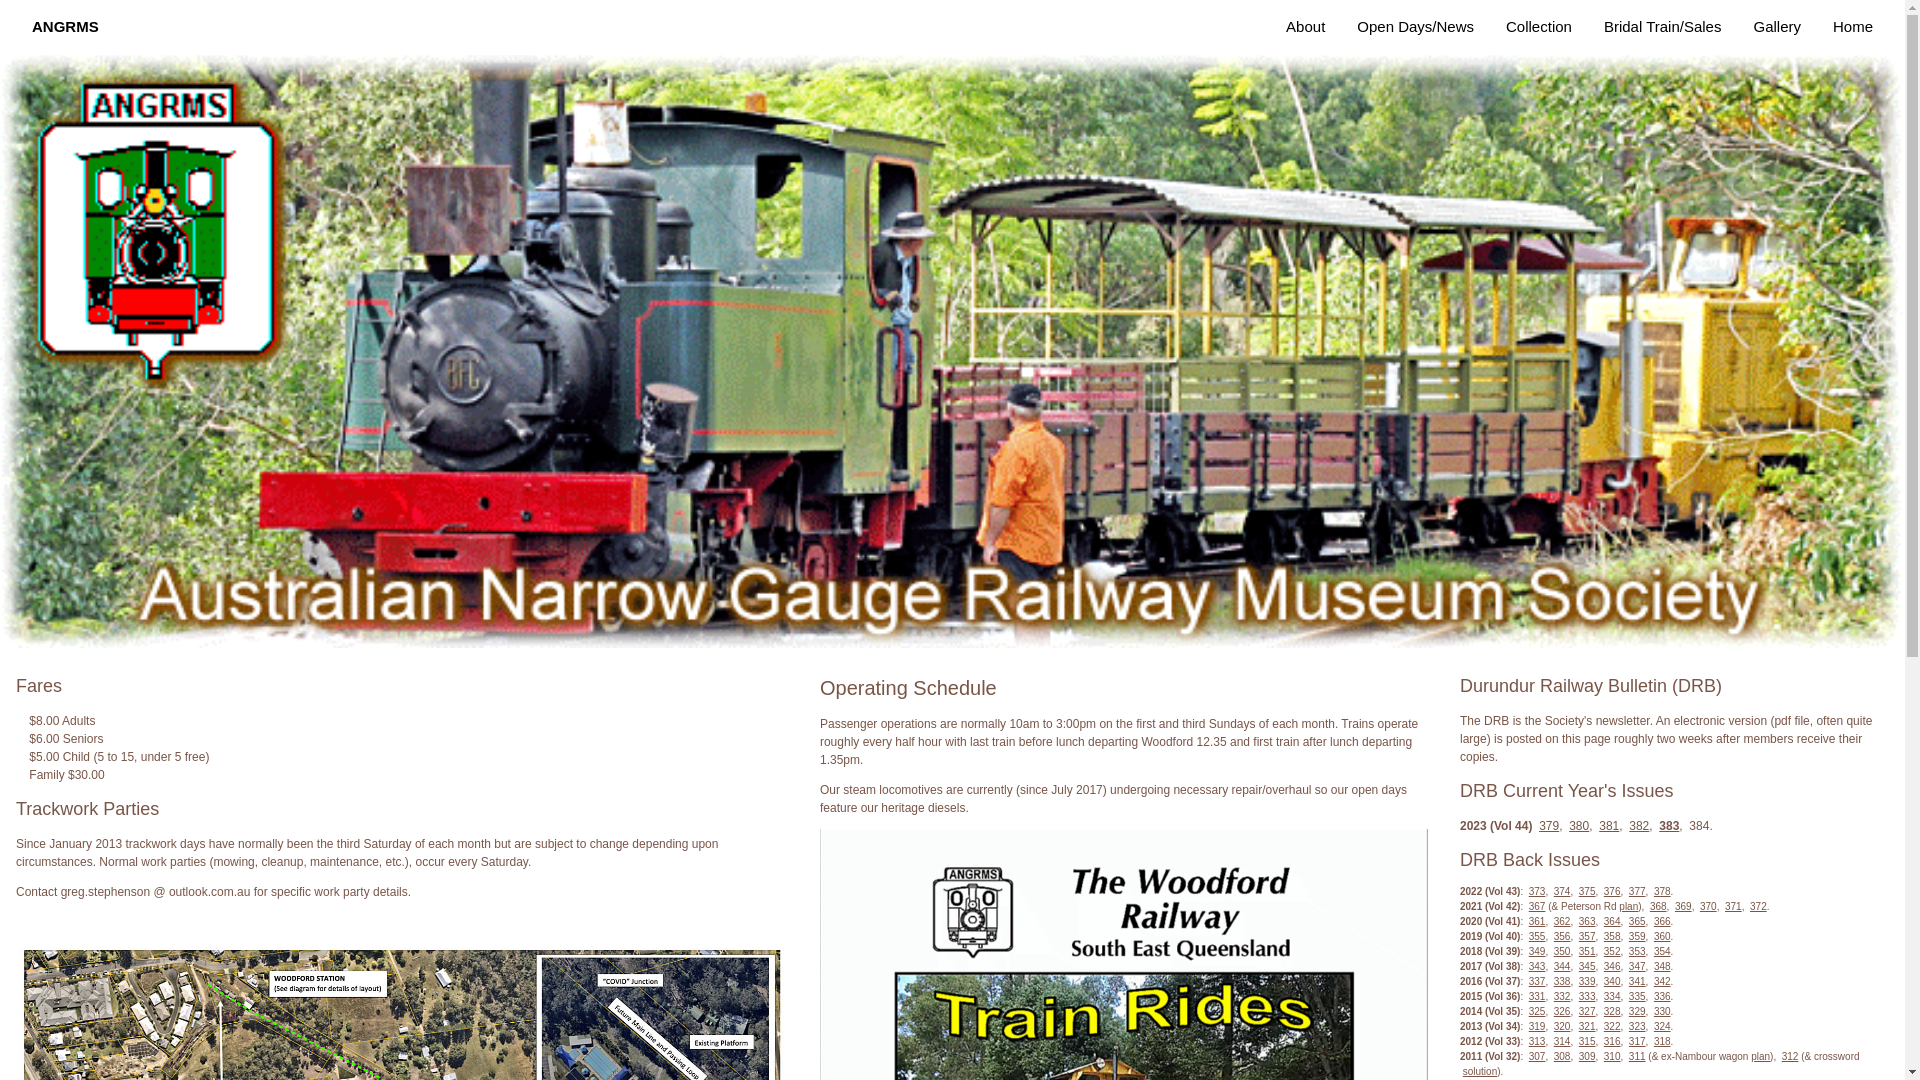 Image resolution: width=1920 pixels, height=1080 pixels. I want to click on '345', so click(1586, 965).